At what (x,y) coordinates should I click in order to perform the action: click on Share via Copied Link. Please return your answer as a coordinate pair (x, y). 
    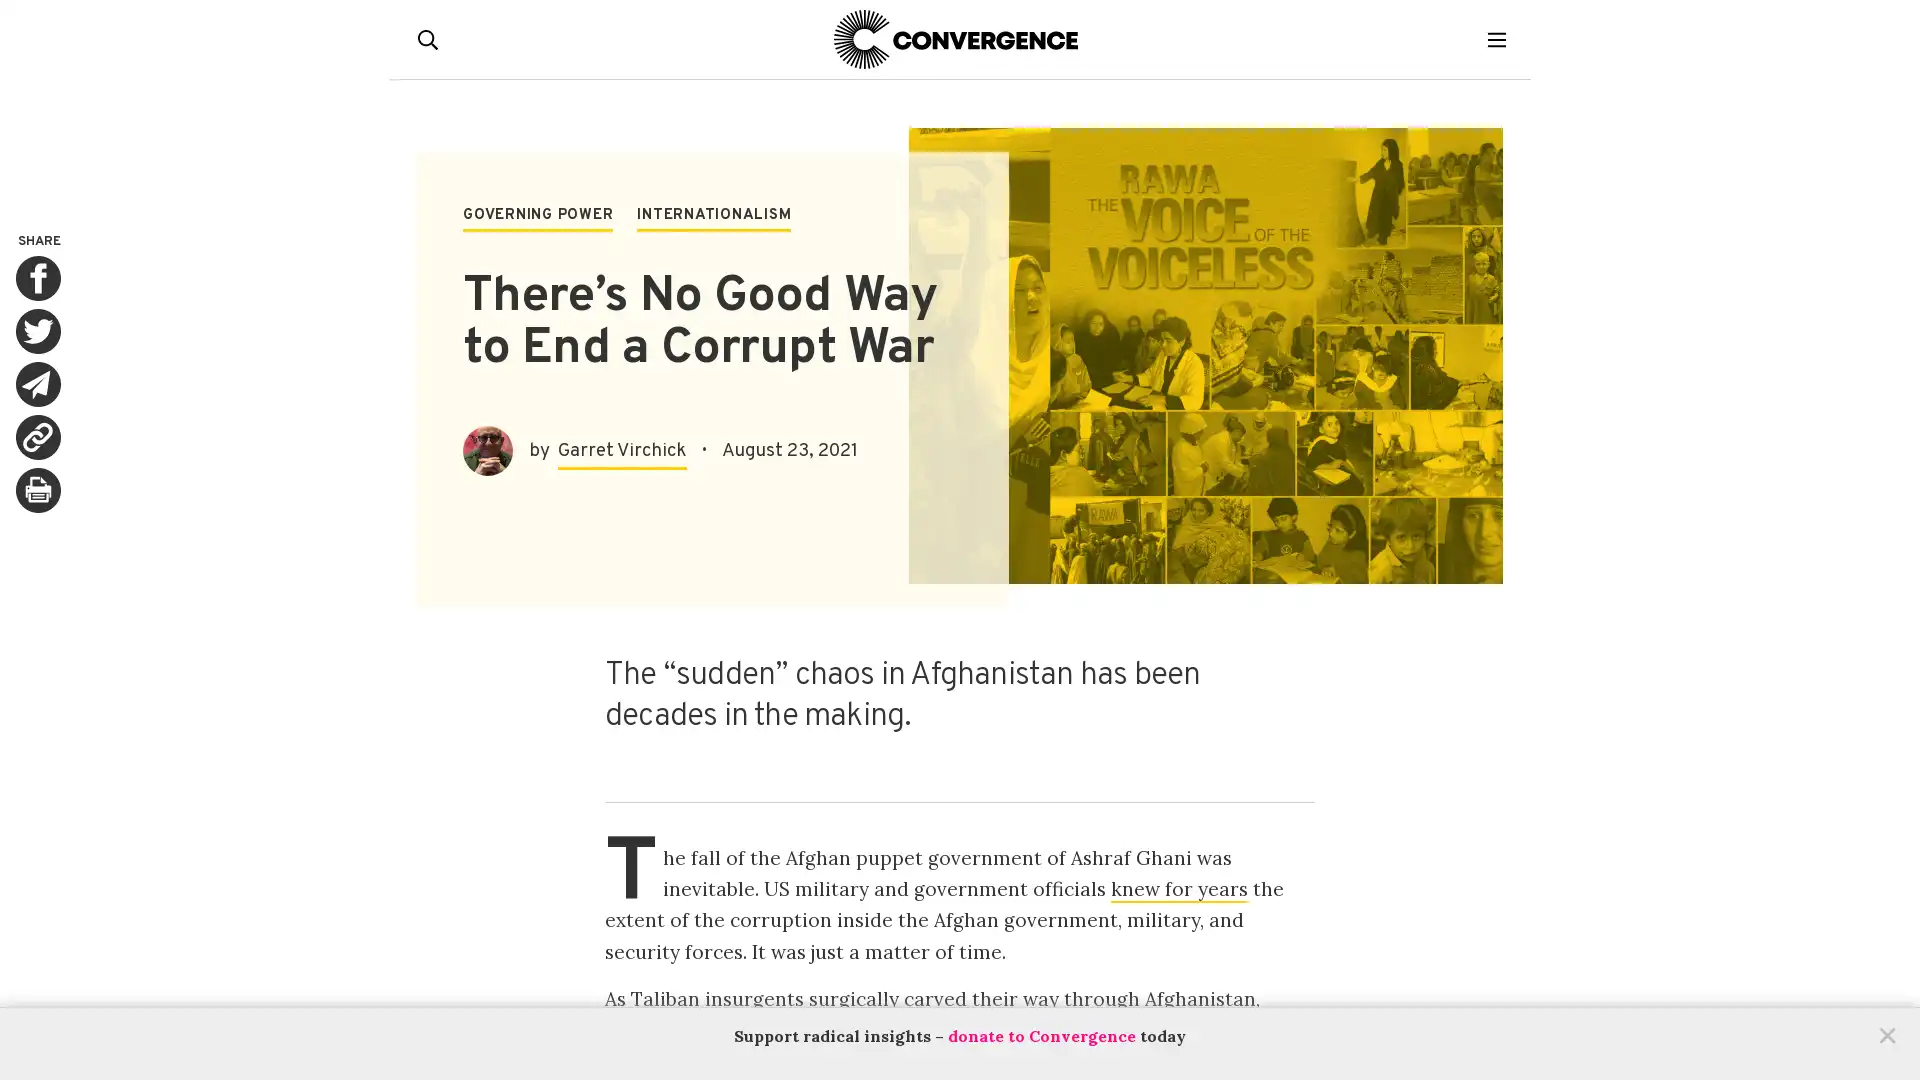
    Looking at the image, I should click on (38, 436).